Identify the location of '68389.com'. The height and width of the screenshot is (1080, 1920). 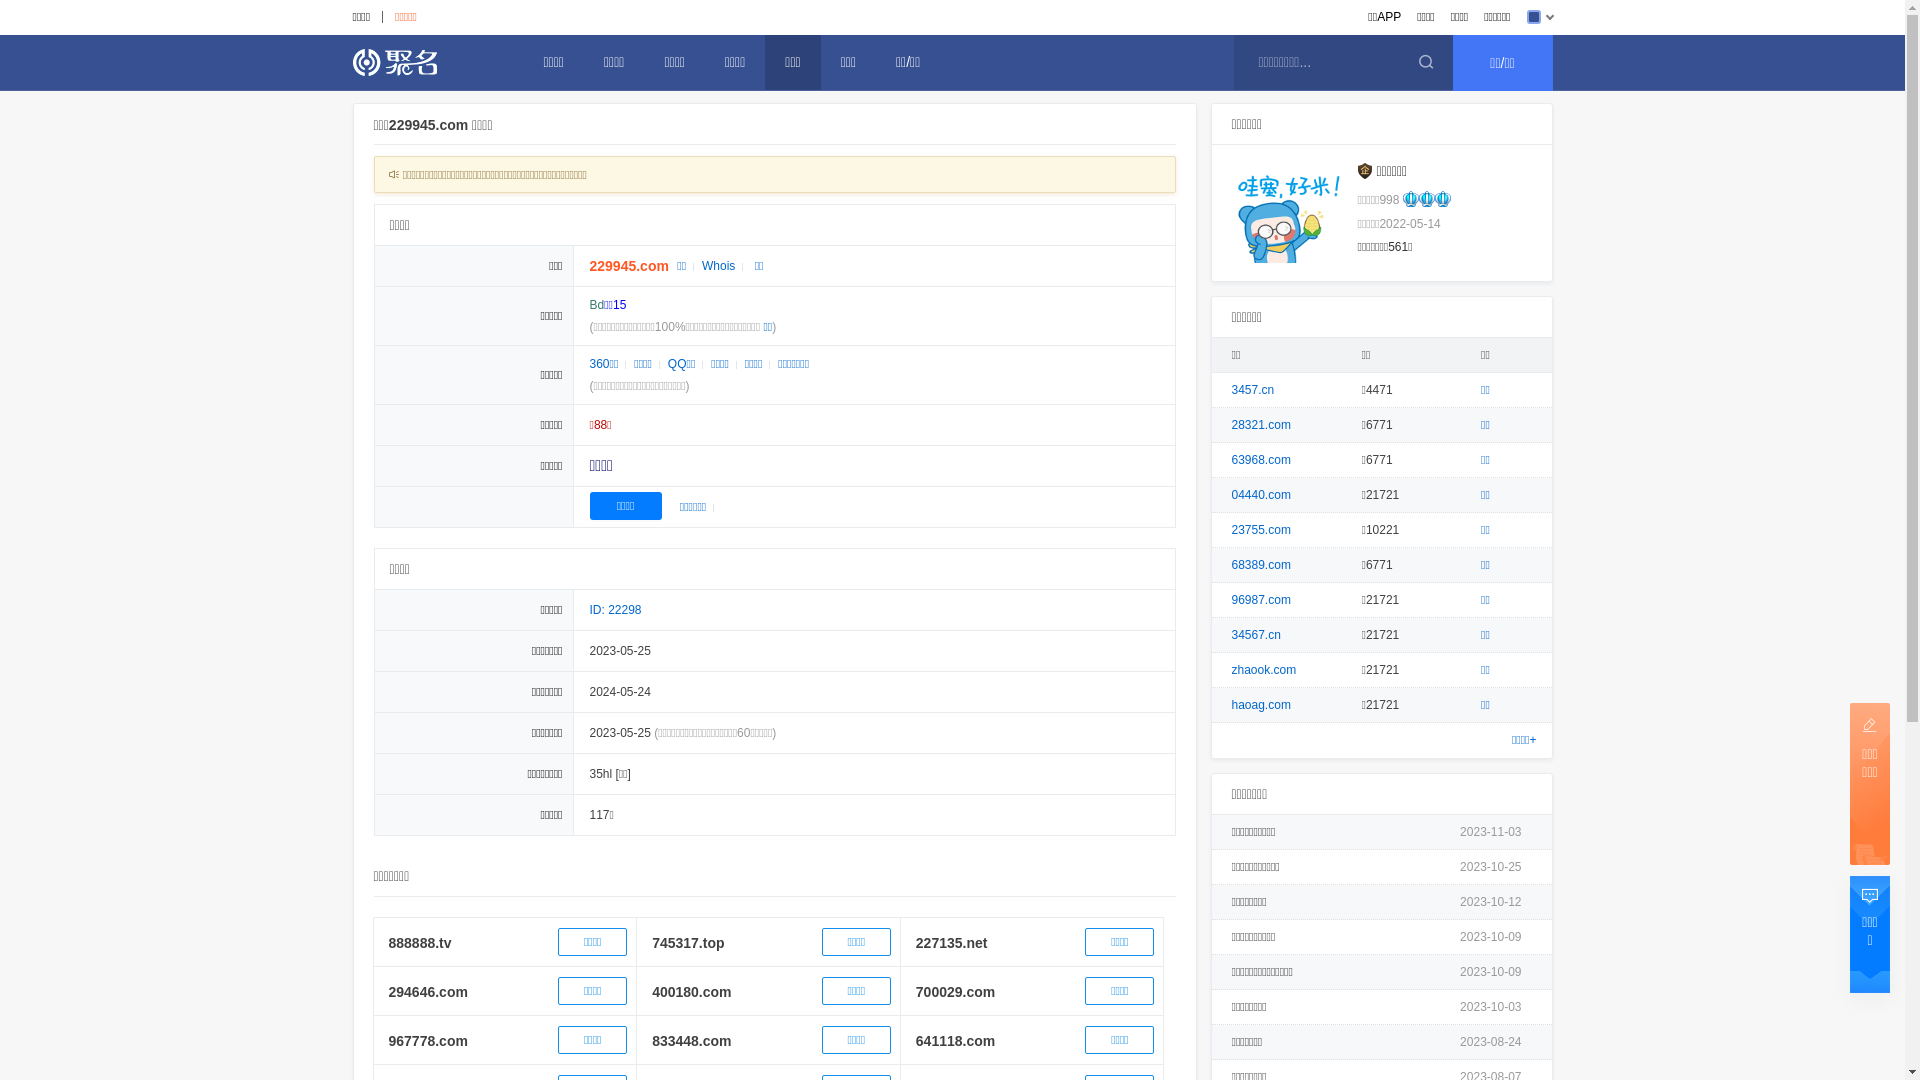
(1260, 564).